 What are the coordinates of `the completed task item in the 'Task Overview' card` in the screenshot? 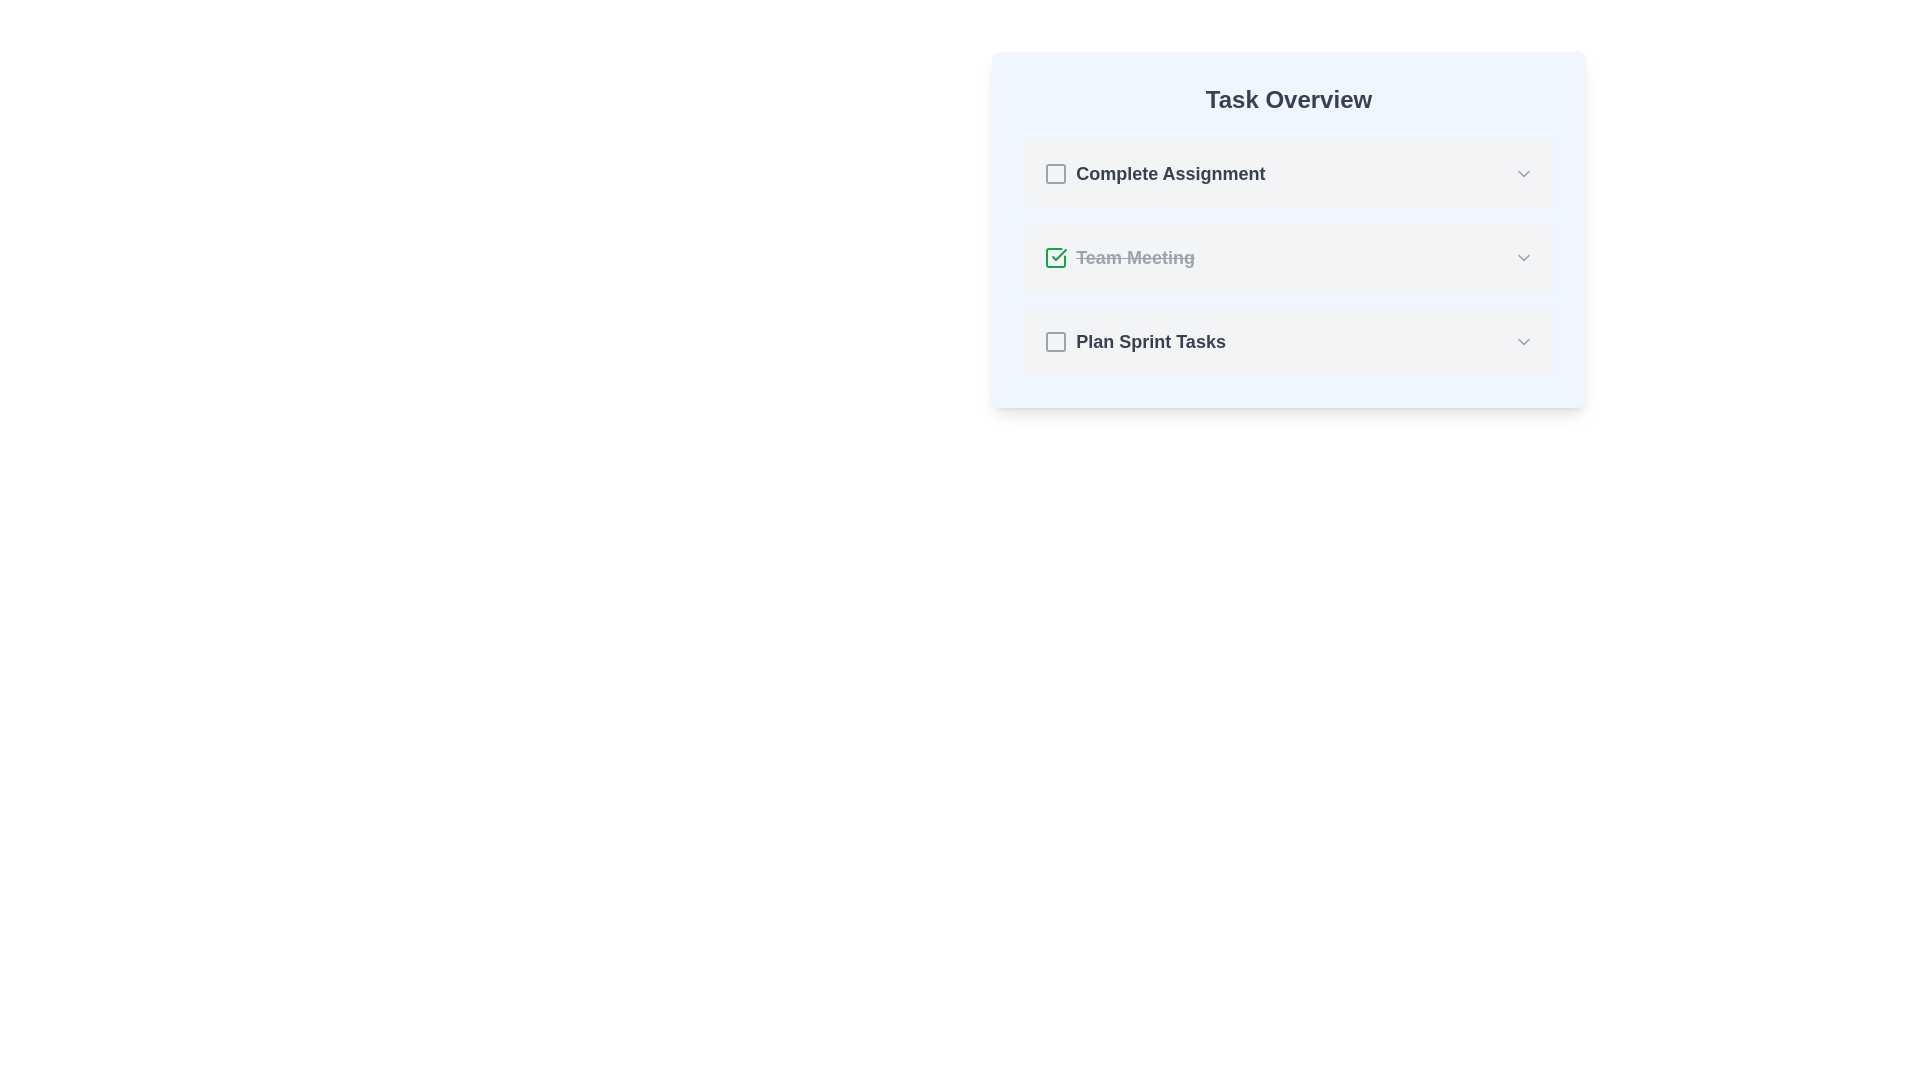 It's located at (1289, 257).